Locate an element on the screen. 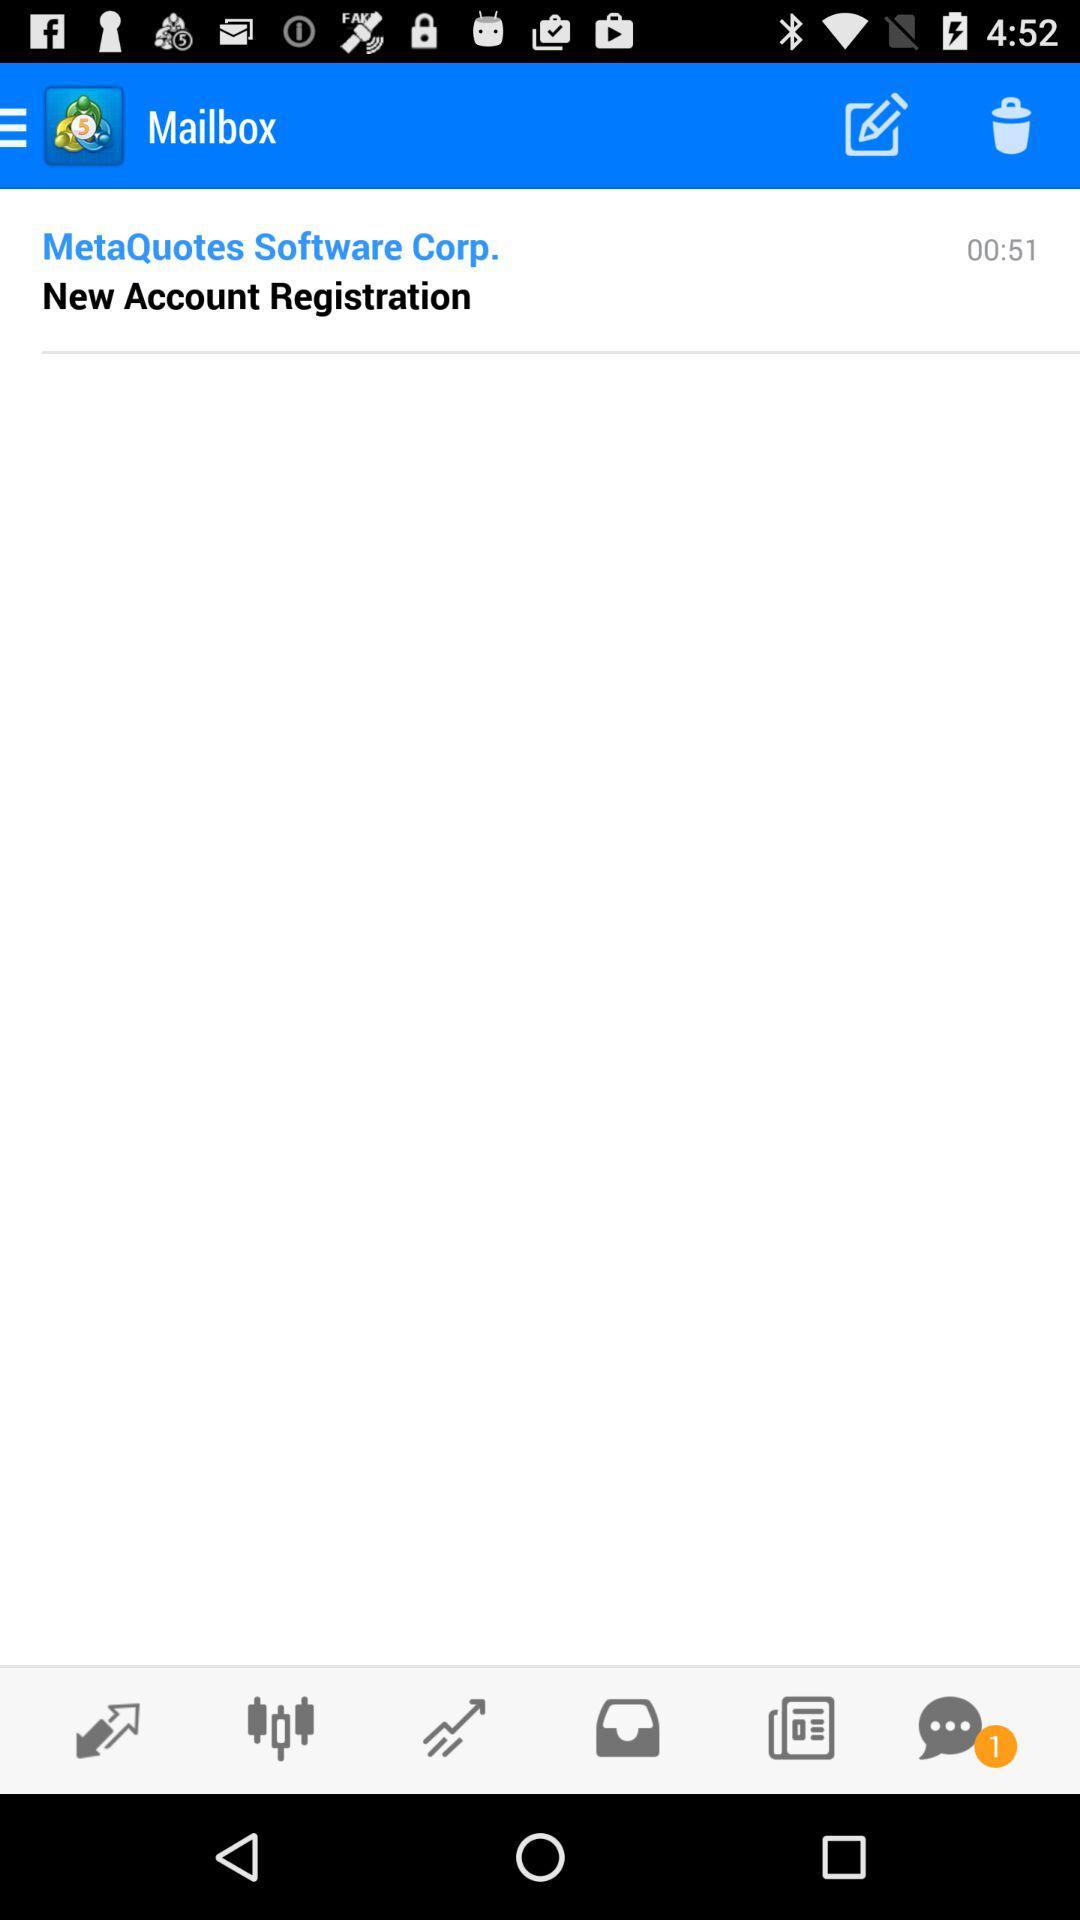 The width and height of the screenshot is (1080, 1920). message option is located at coordinates (949, 1727).